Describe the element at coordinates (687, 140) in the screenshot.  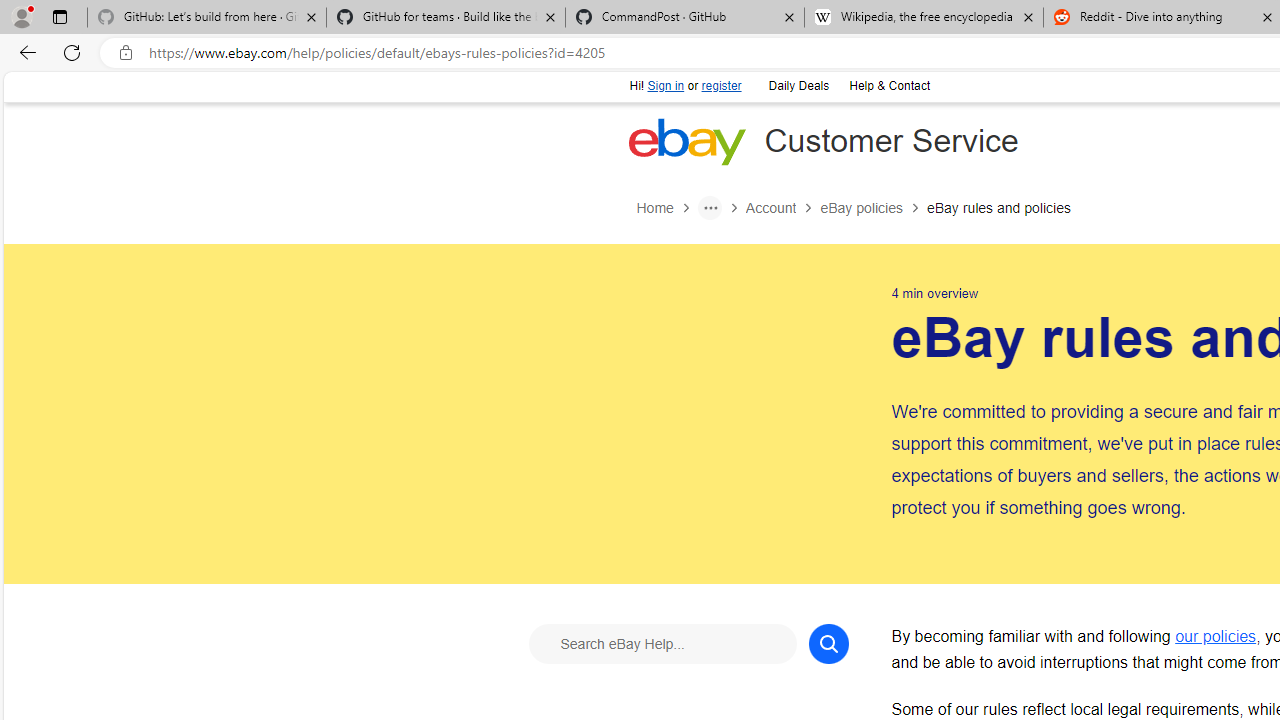
I see `'eBay Home'` at that location.